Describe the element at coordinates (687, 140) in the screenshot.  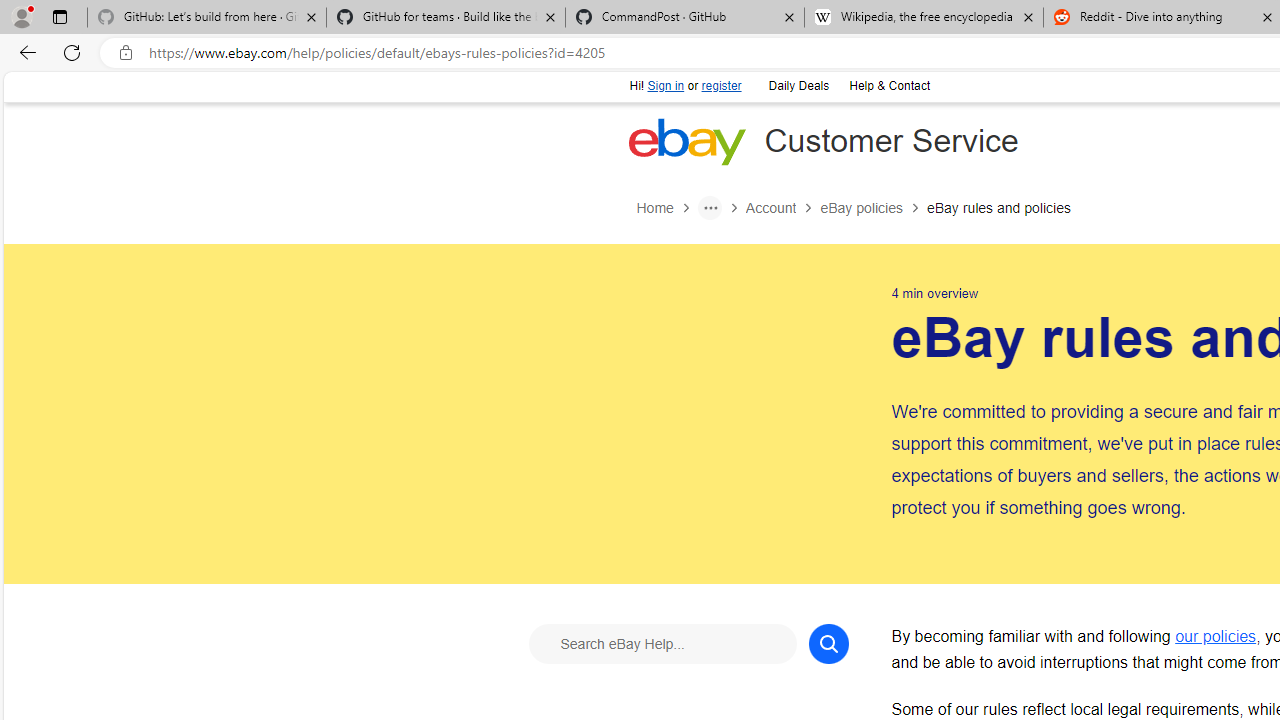
I see `'eBay Home'` at that location.